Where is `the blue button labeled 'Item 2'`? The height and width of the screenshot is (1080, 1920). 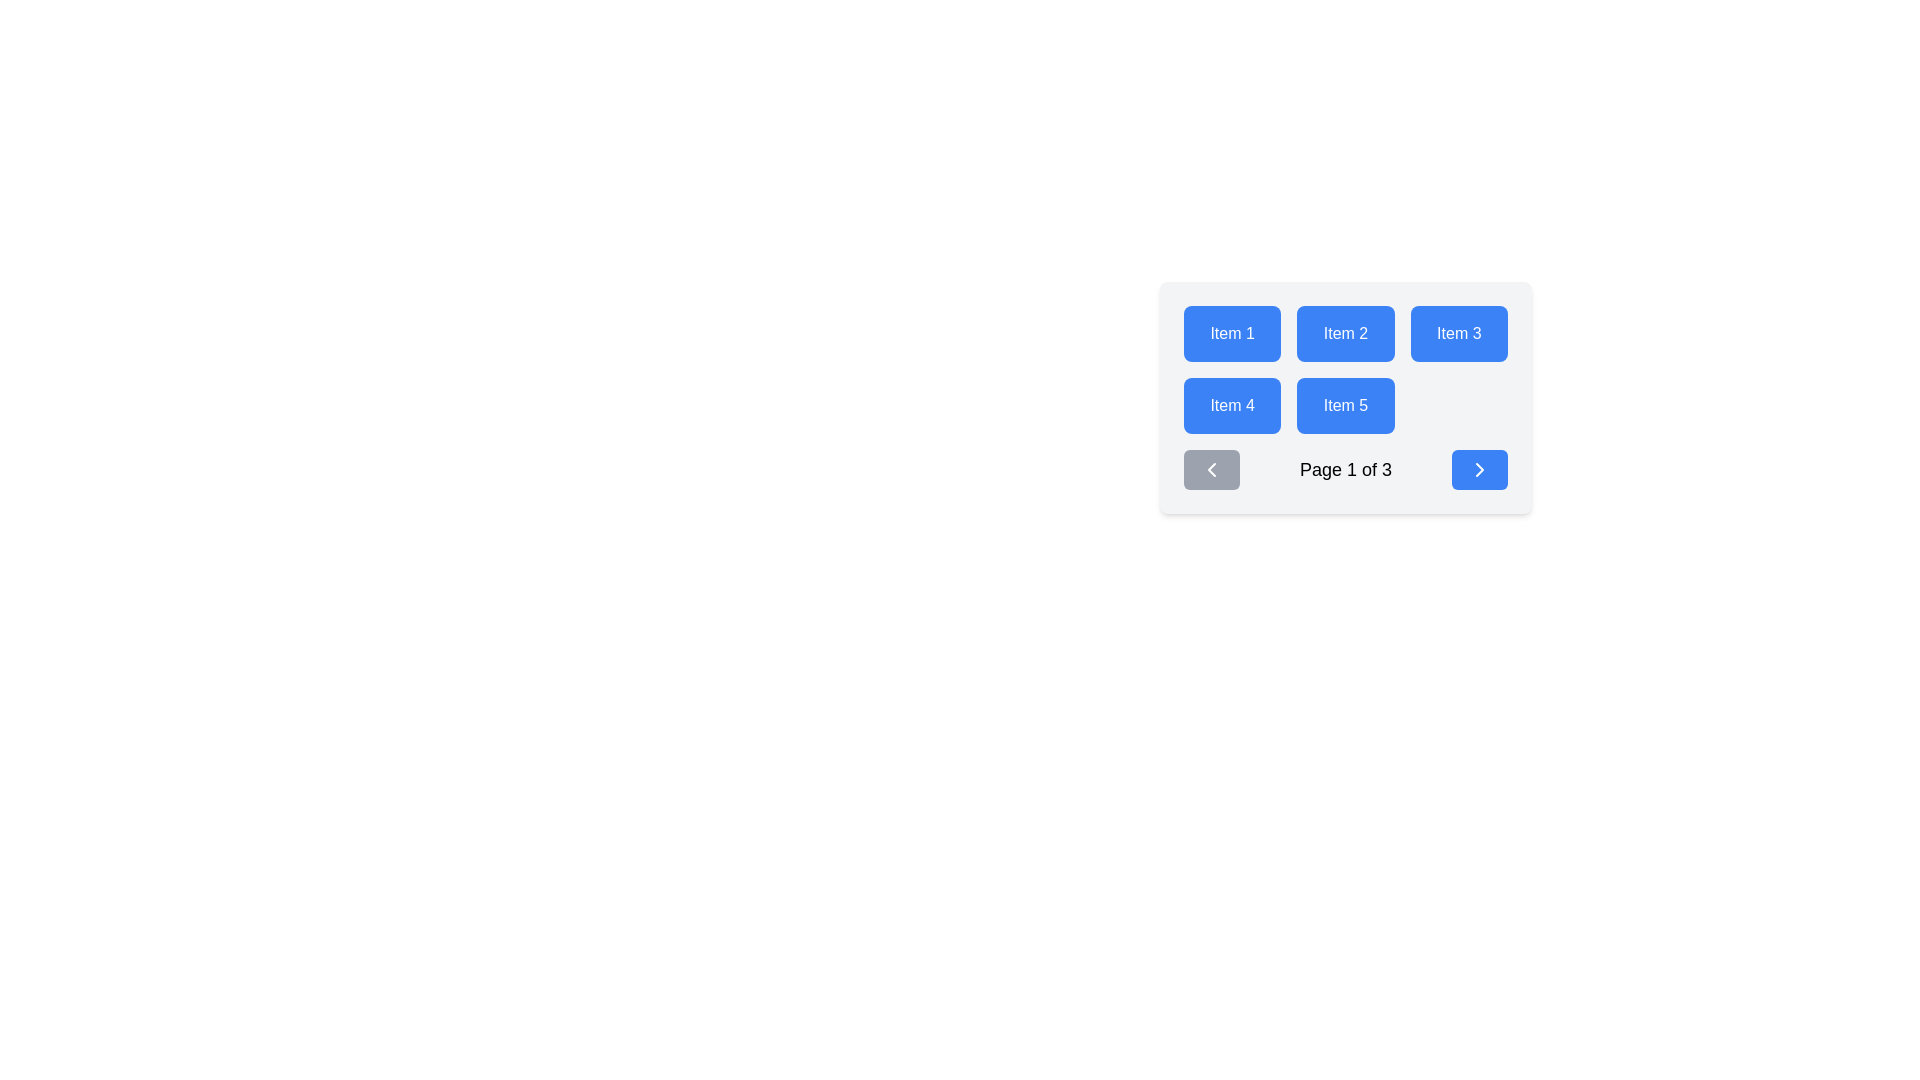
the blue button labeled 'Item 2' is located at coordinates (1345, 333).